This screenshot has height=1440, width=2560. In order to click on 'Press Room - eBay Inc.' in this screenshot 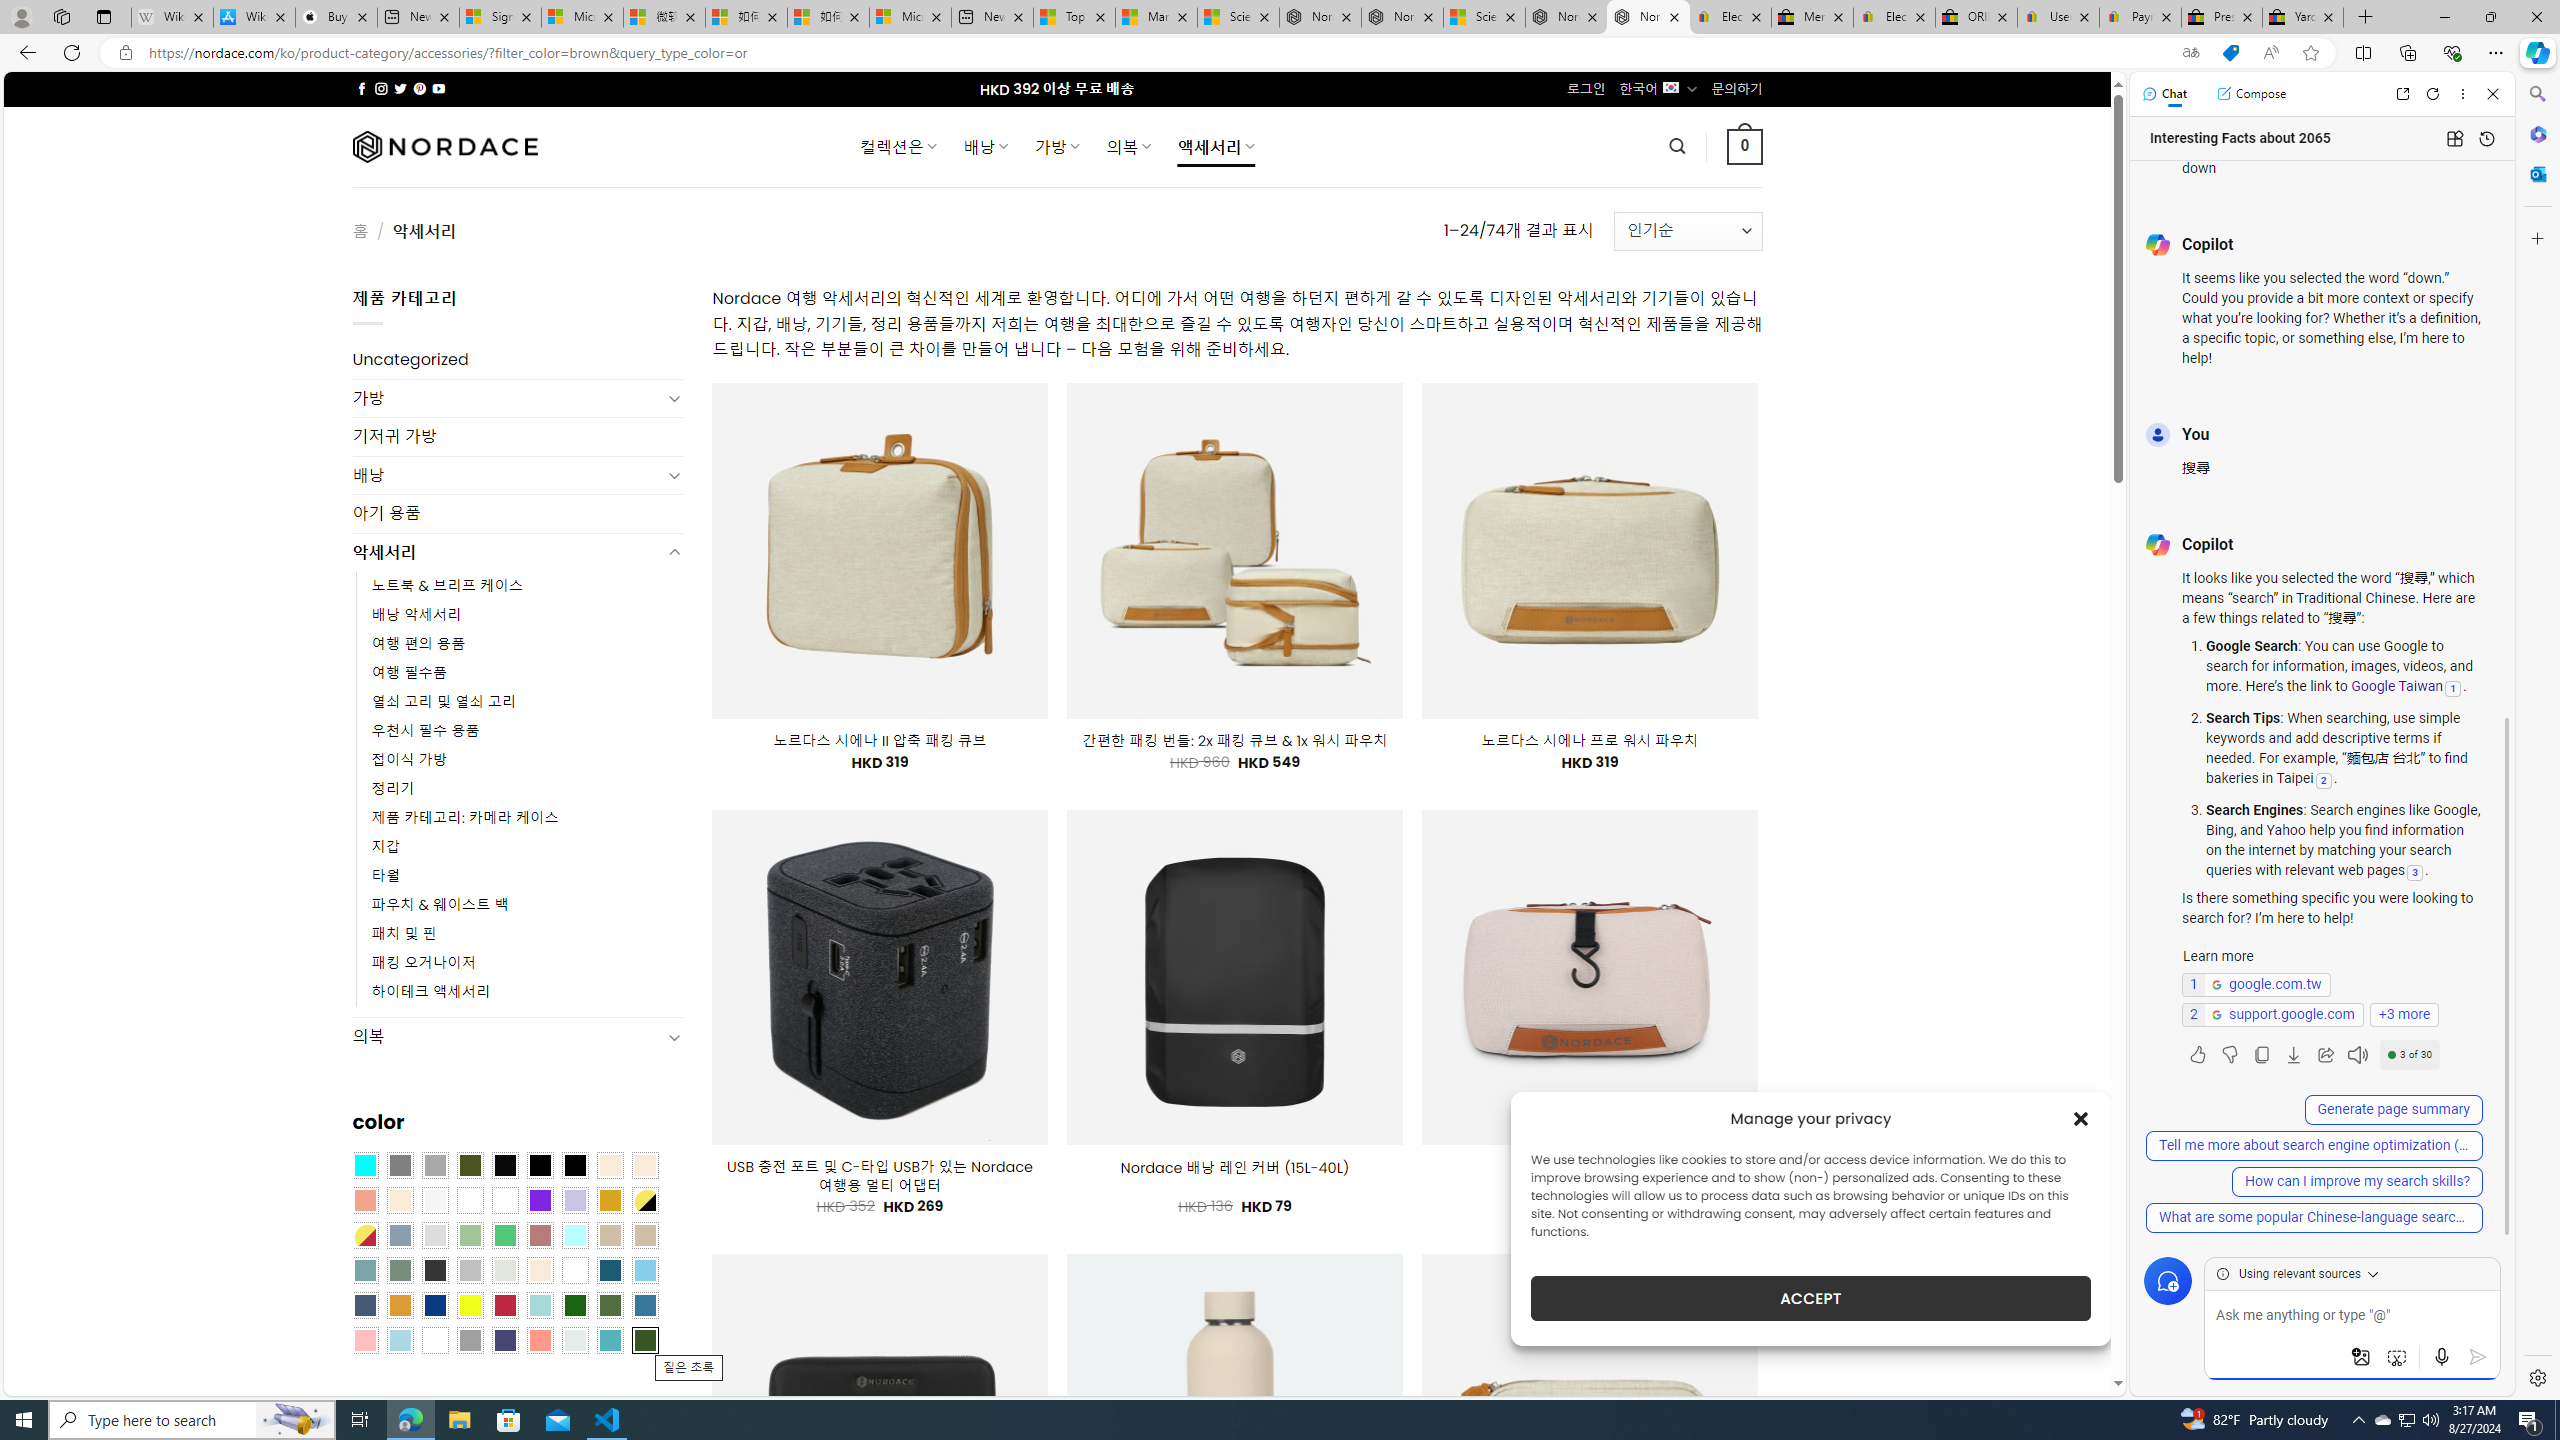, I will do `click(2221, 16)`.